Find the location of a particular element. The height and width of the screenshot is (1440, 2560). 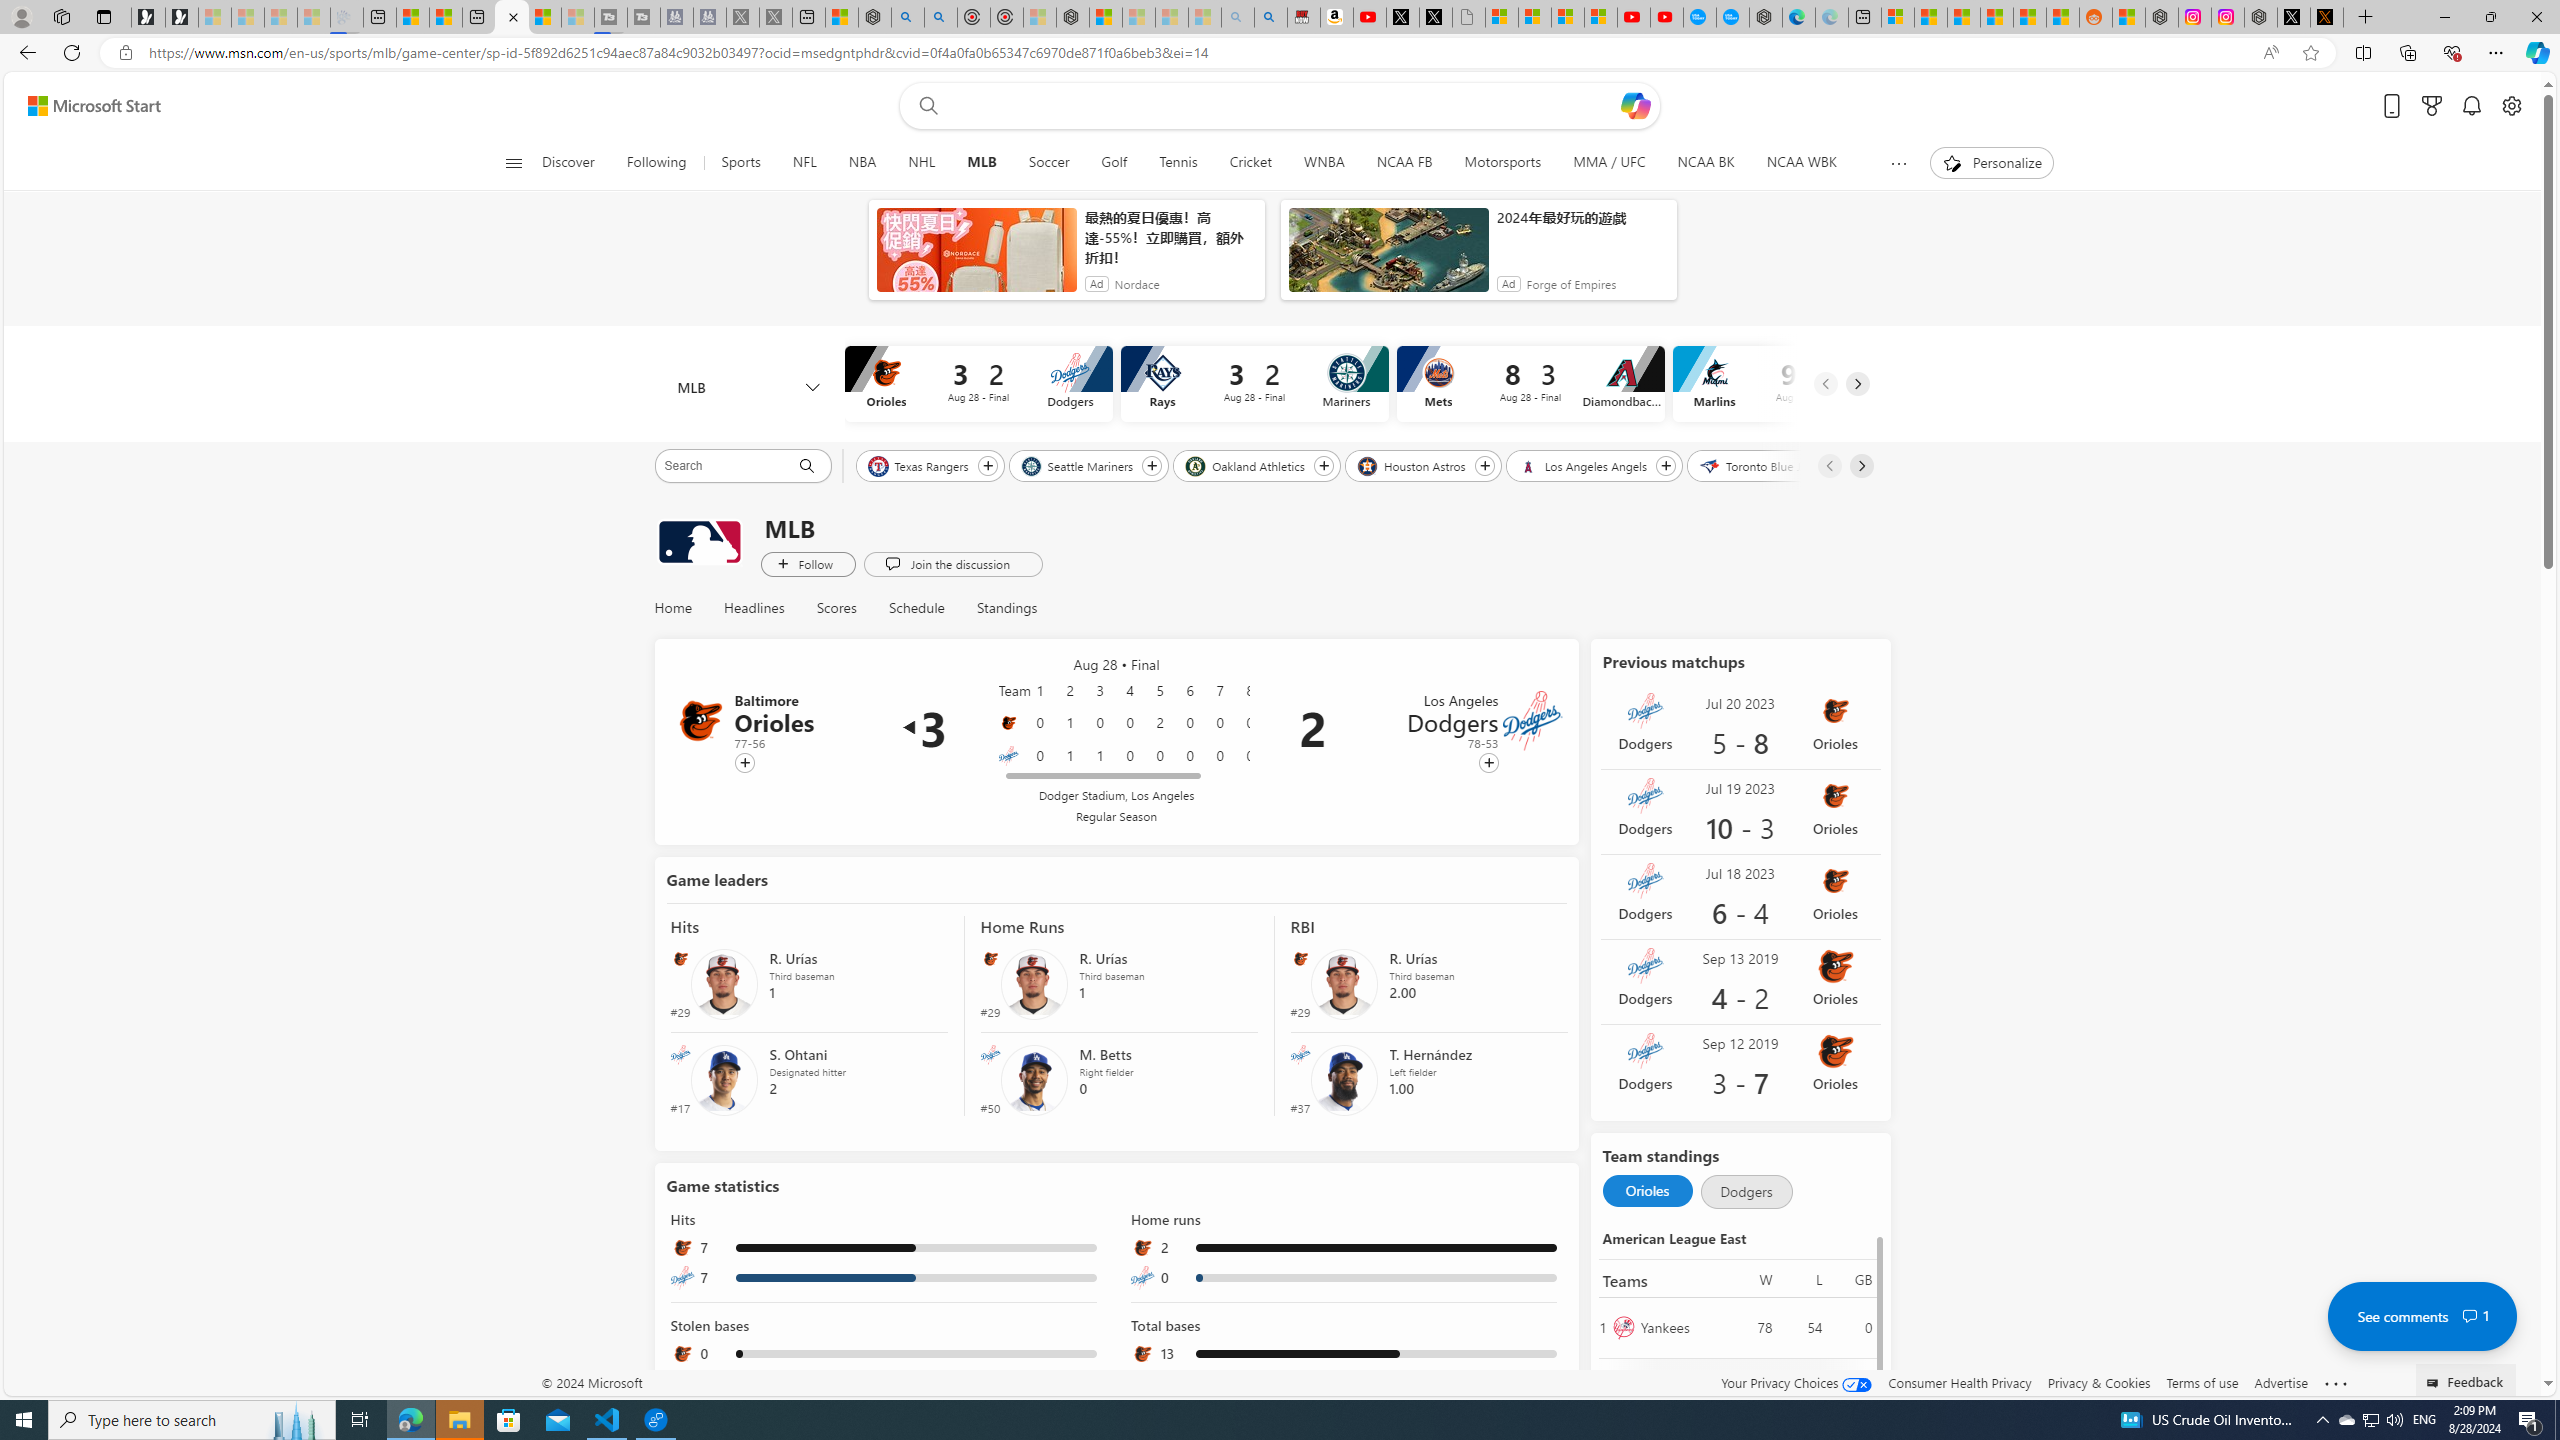

'Motorsports' is located at coordinates (1501, 162).